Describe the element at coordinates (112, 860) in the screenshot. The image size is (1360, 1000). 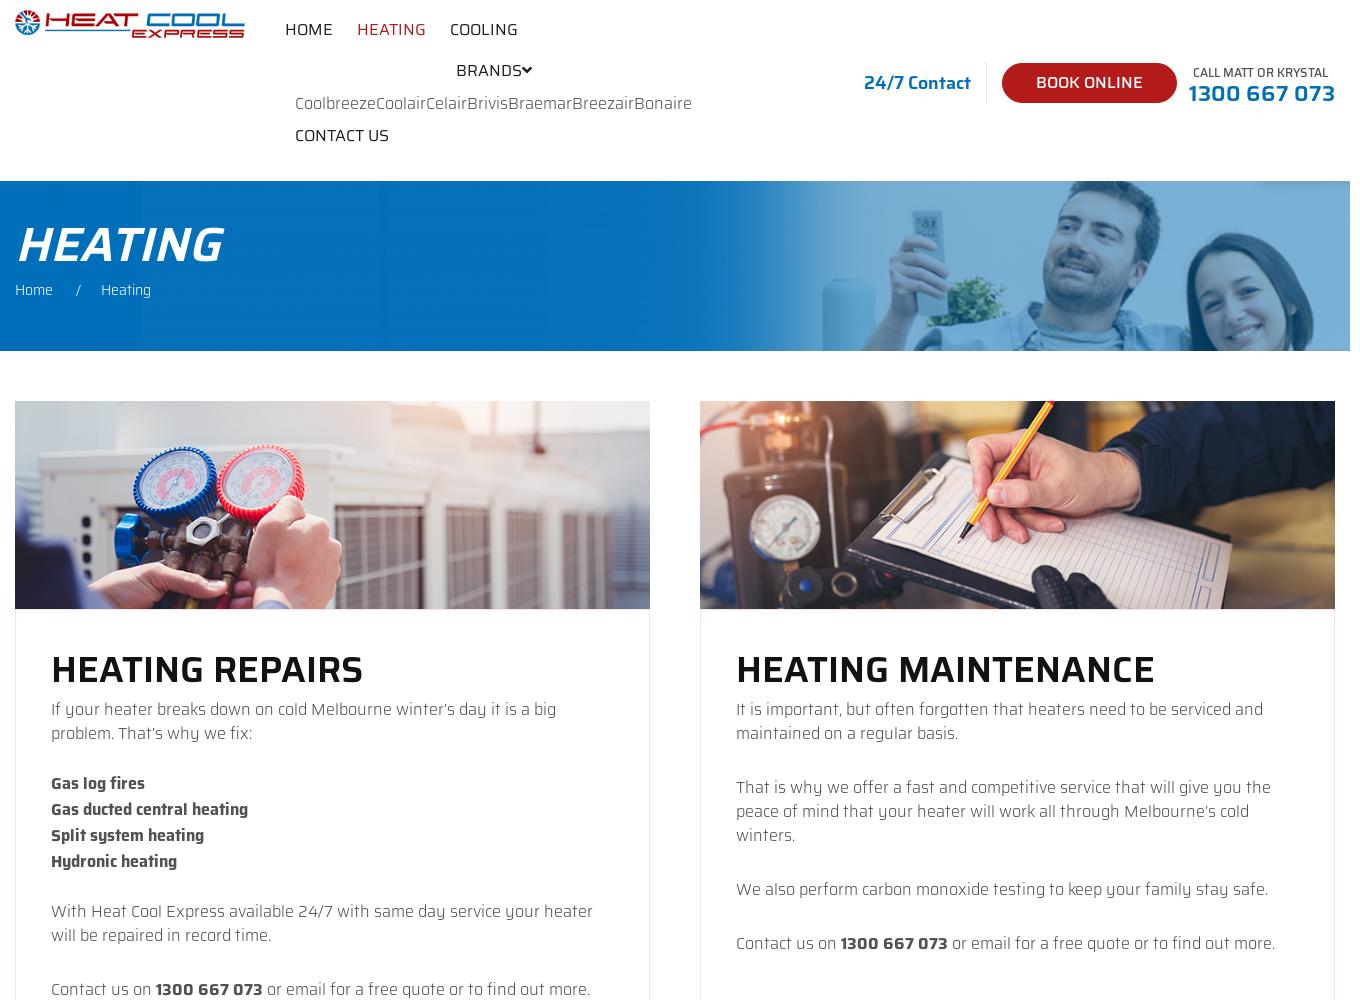
I see `'Hydronic heating'` at that location.